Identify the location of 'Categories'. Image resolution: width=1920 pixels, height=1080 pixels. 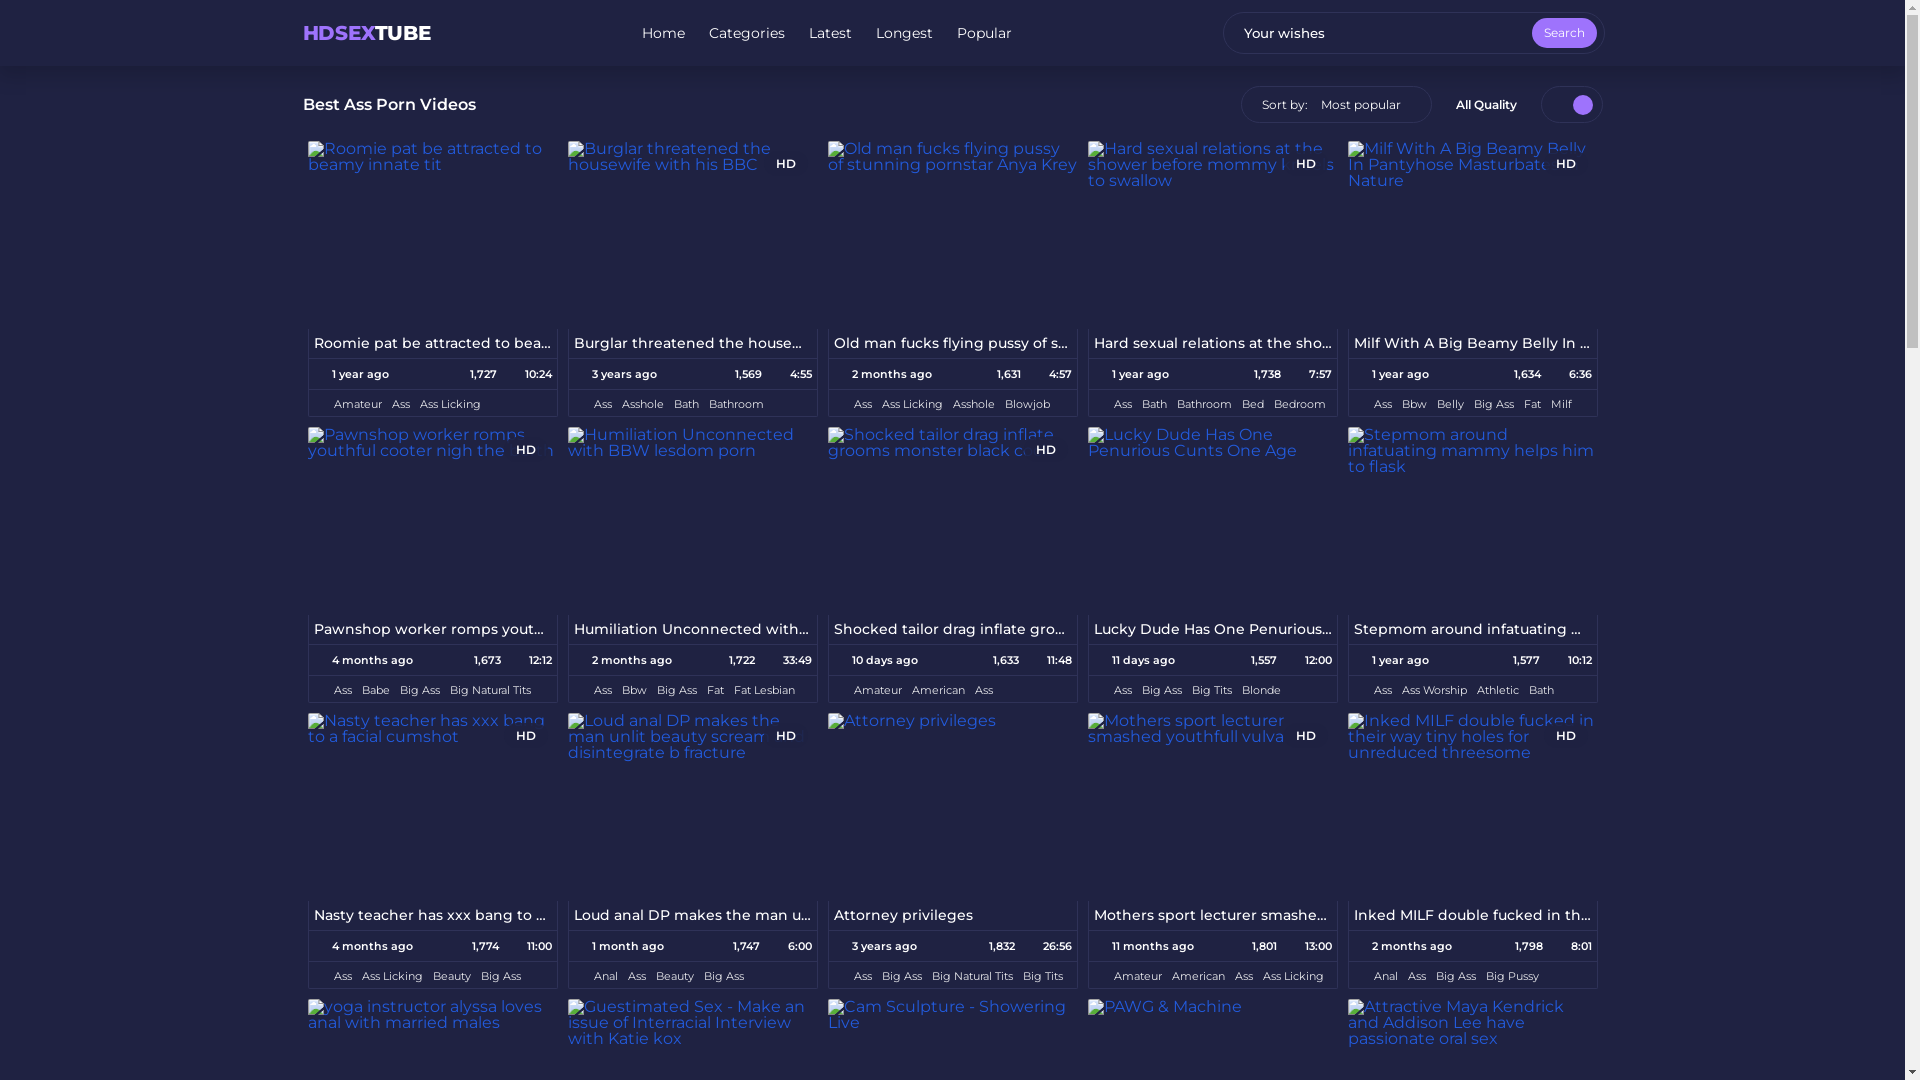
(746, 33).